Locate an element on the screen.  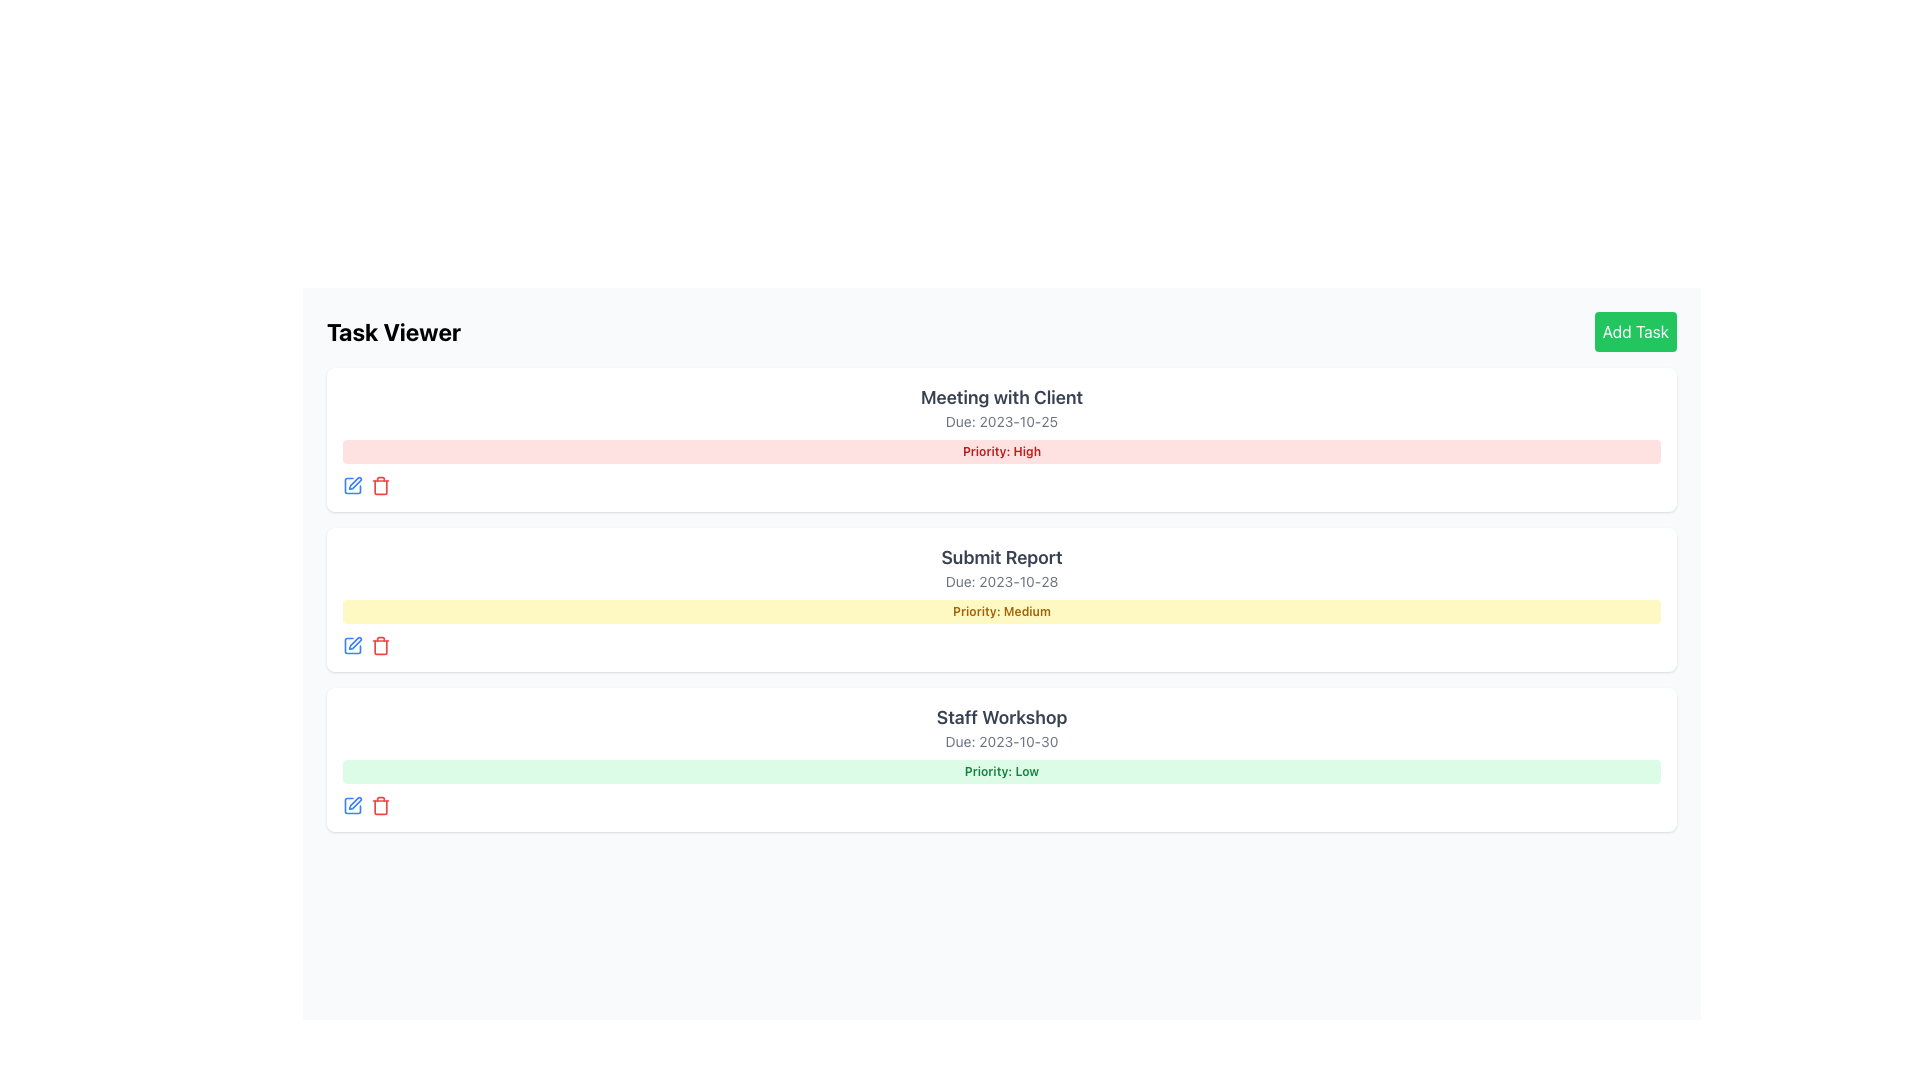
the edit button located in the upper-right corner of the task card, which is positioned to the left of a red trash icon is located at coordinates (355, 483).